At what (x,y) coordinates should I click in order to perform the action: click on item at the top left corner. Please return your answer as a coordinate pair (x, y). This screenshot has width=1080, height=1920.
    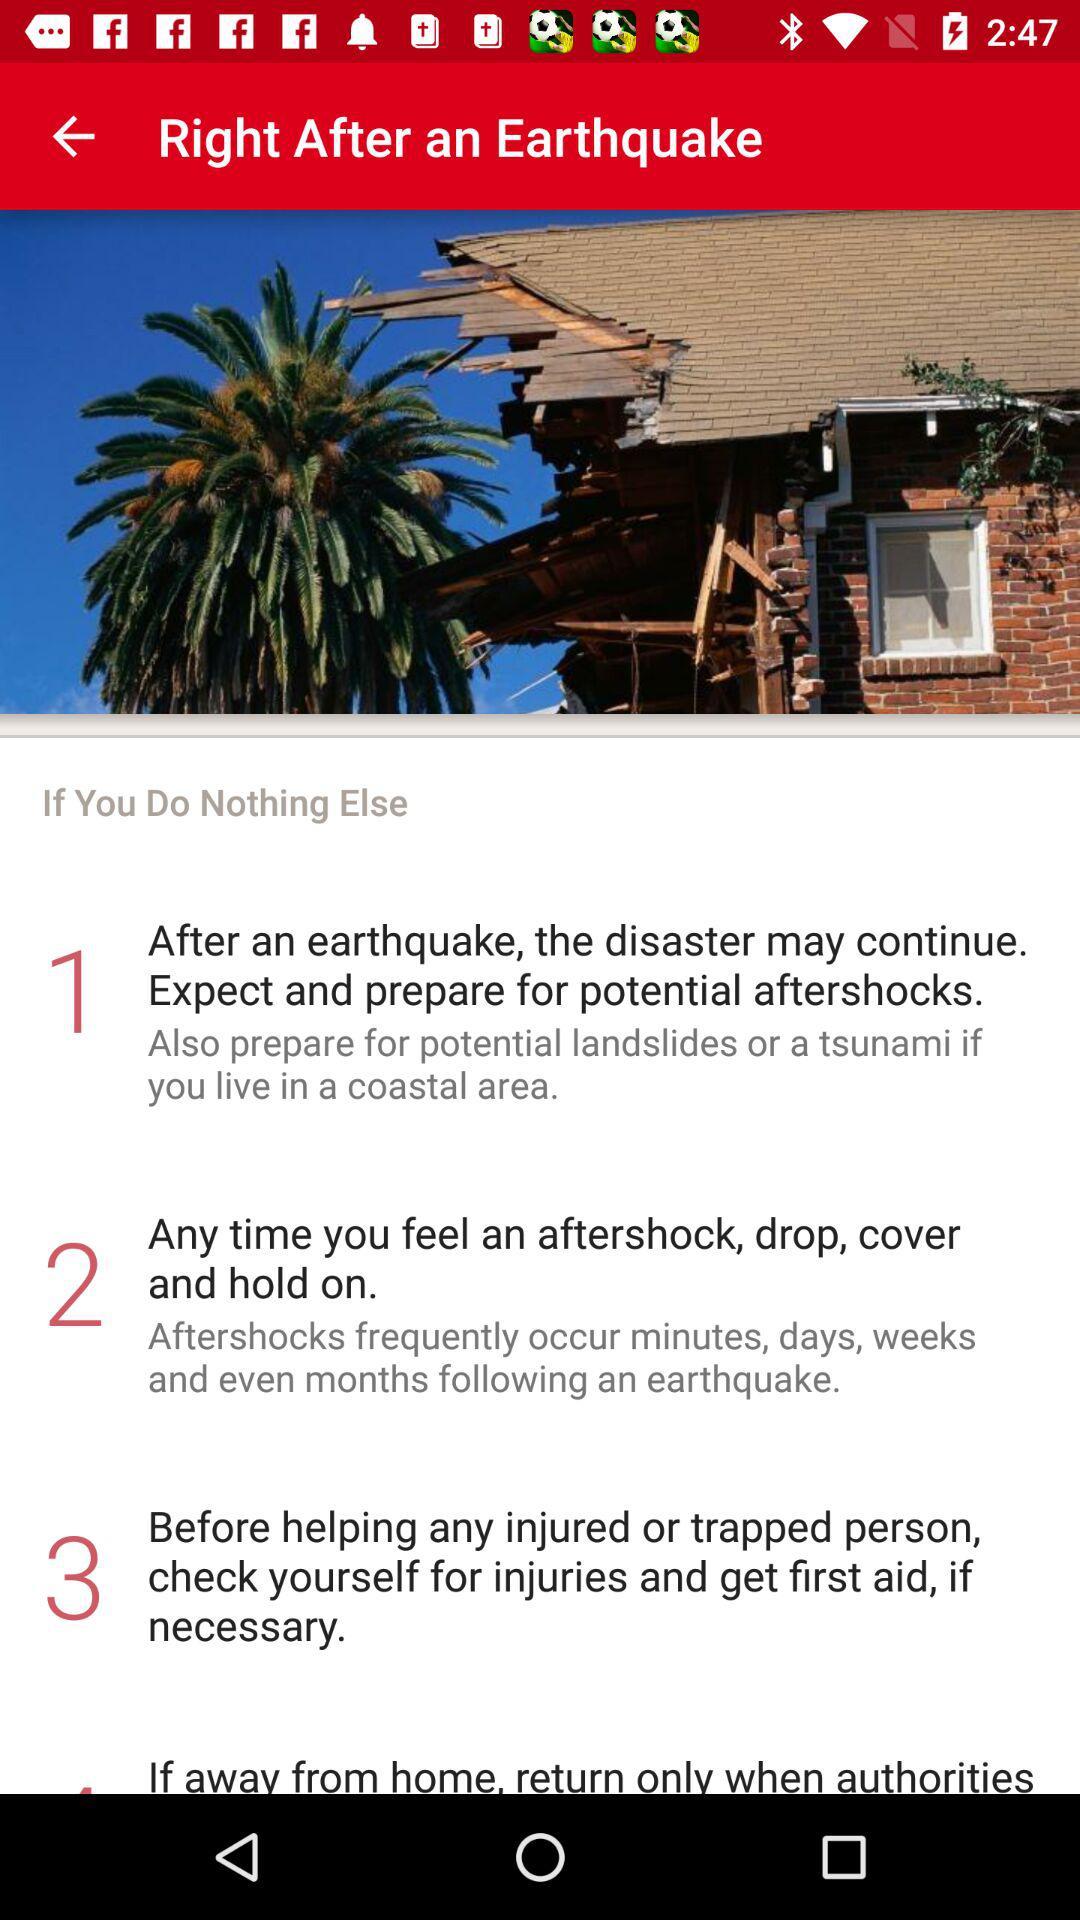
    Looking at the image, I should click on (72, 135).